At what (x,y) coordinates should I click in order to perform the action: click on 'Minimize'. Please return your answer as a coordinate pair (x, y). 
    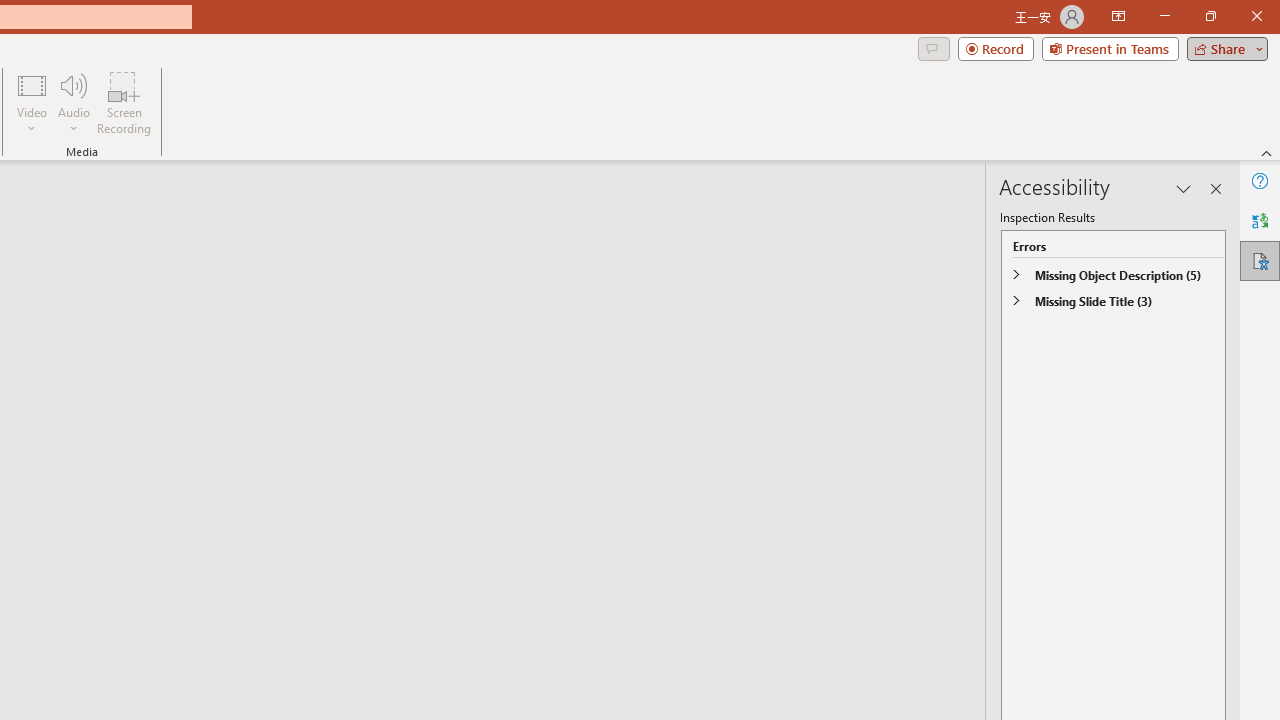
    Looking at the image, I should click on (1164, 16).